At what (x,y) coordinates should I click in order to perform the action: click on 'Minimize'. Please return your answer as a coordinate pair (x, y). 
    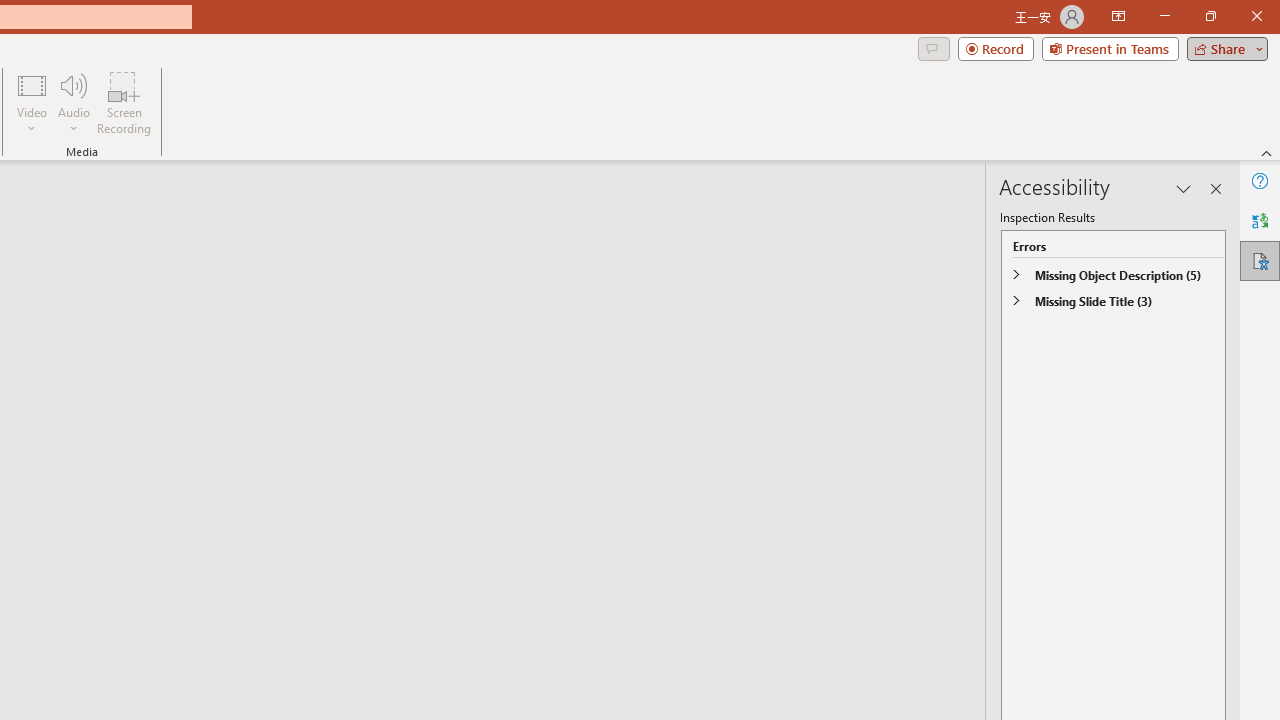
    Looking at the image, I should click on (1164, 16).